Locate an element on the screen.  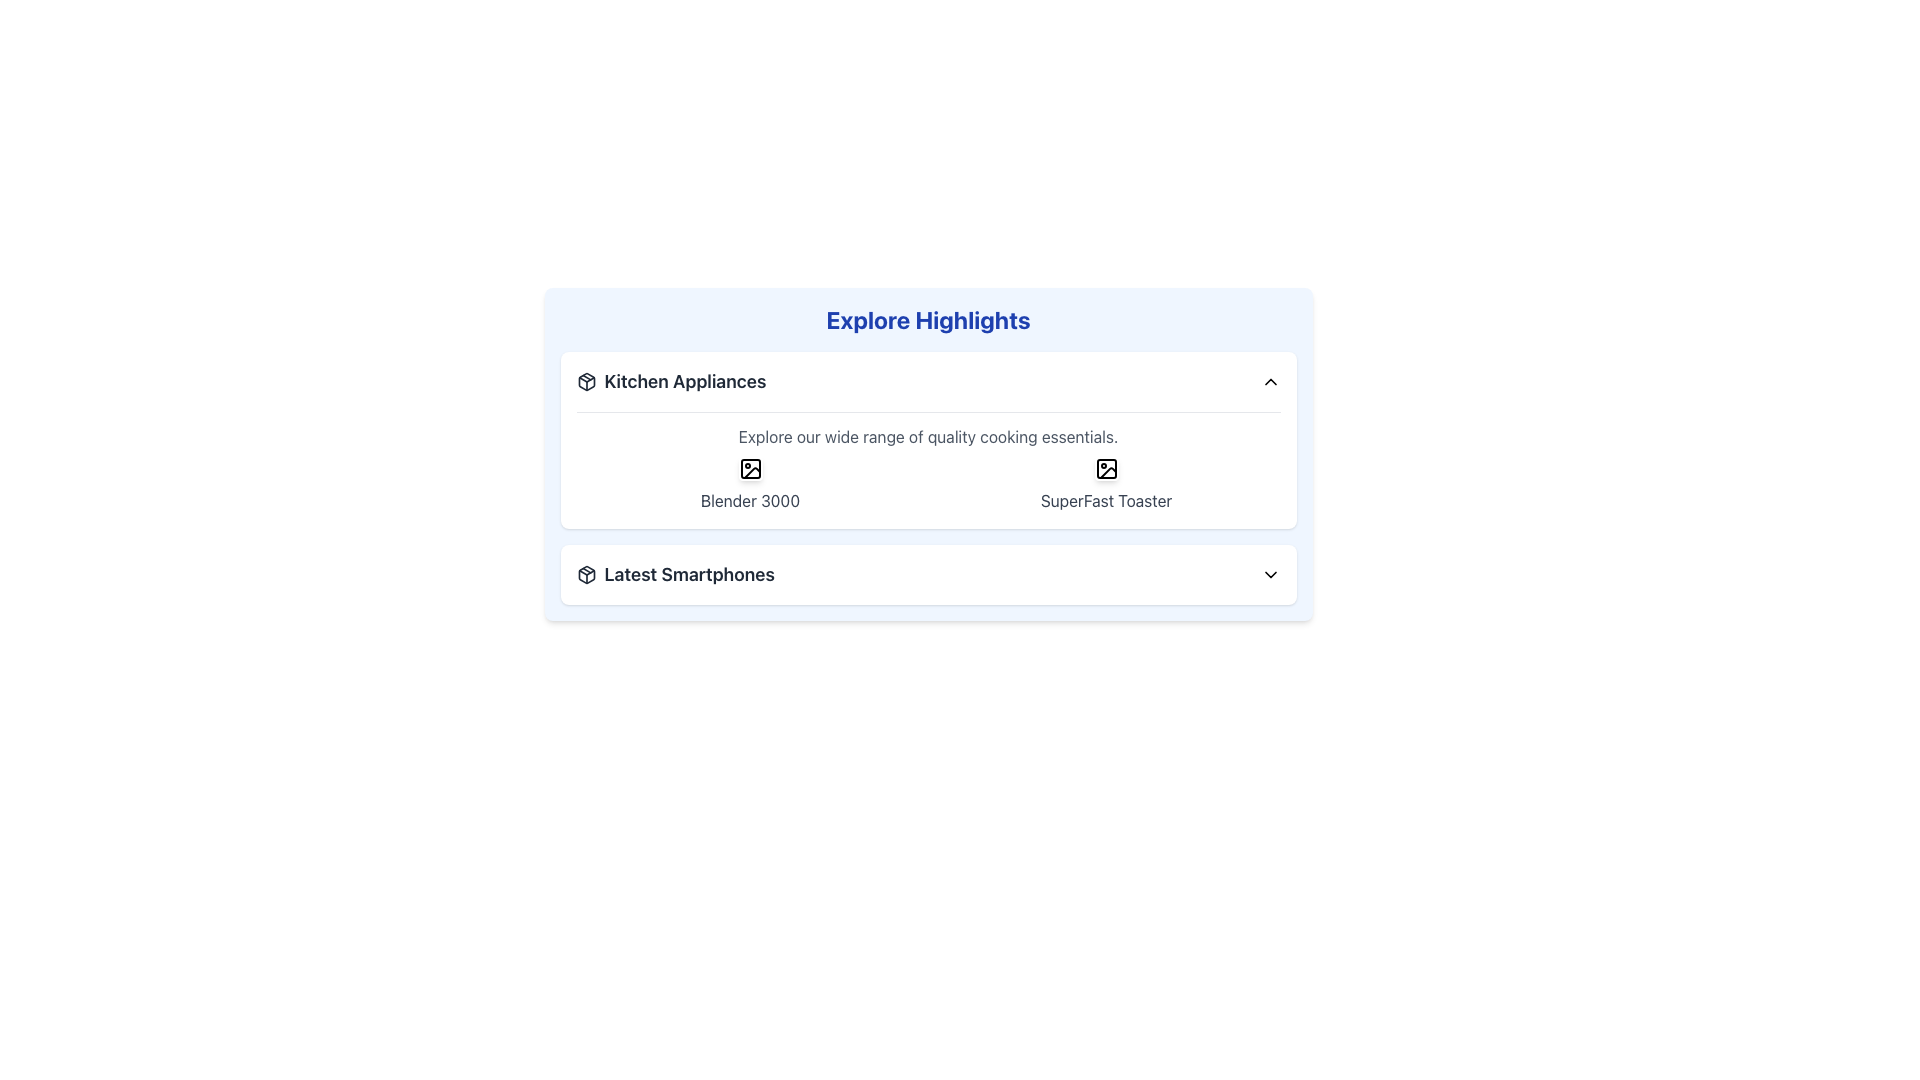
the 'SuperFast Toaster' item in the 'Kitchen Appliances' section, which features a rounded image and descriptive text below it is located at coordinates (1105, 485).